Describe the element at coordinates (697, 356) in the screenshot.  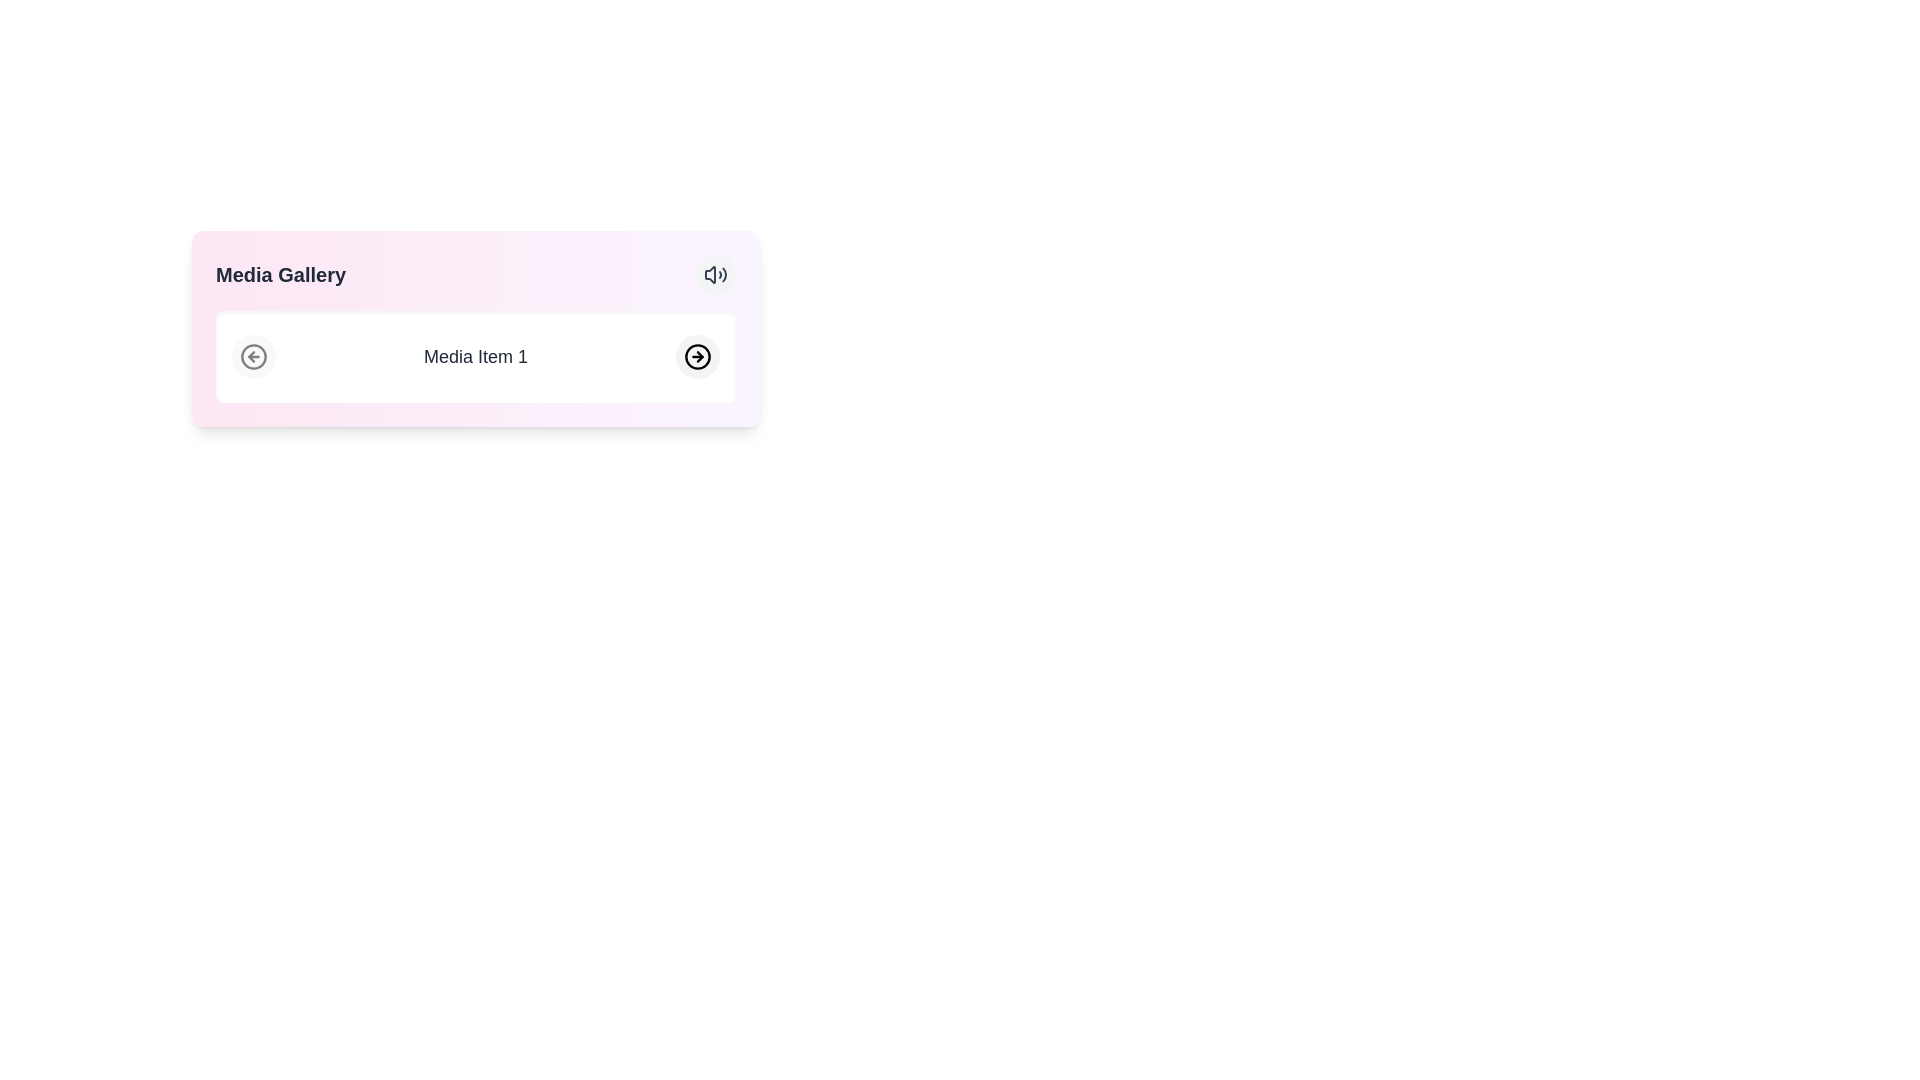
I see `the right circular arrow icon button for navigation located next to the label 'Media Item 1'` at that location.